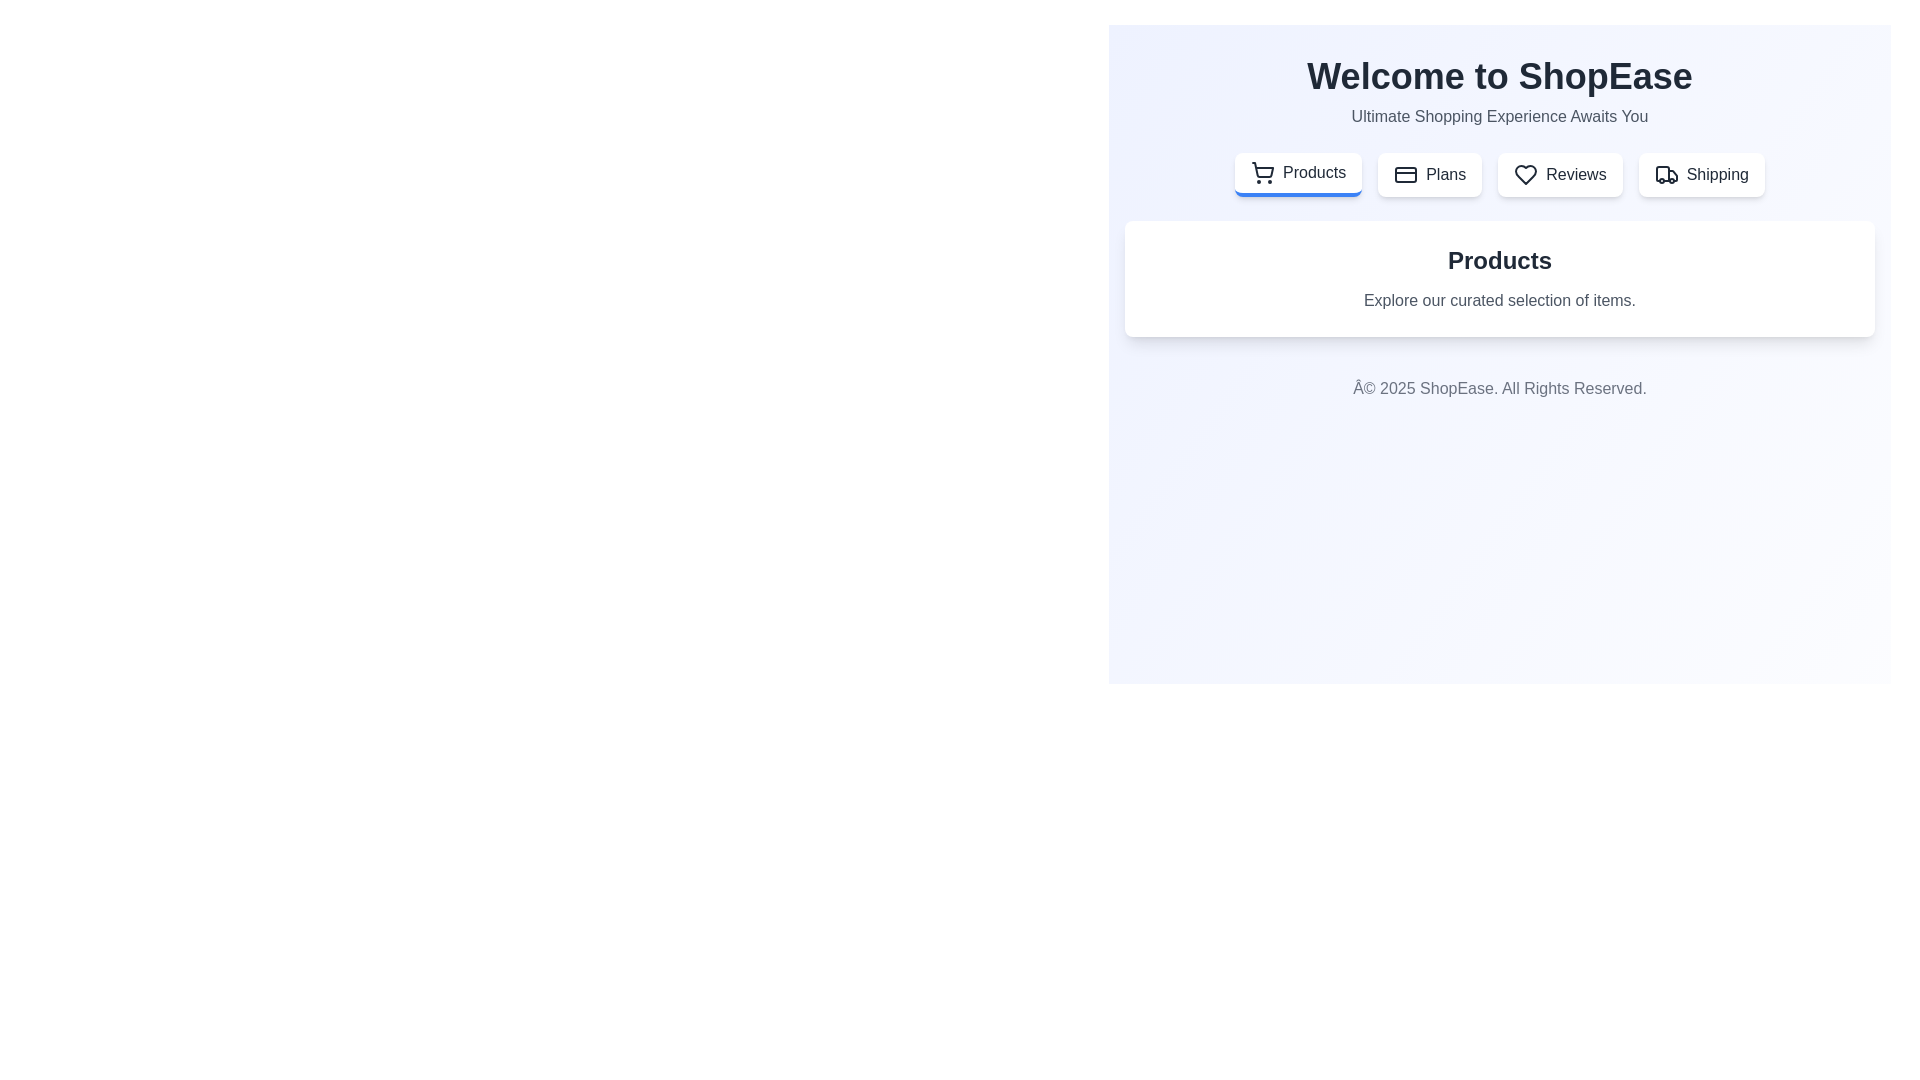 This screenshot has height=1080, width=1920. What do you see at coordinates (1716, 173) in the screenshot?
I see `the button containing the 'Shipping' text label` at bounding box center [1716, 173].